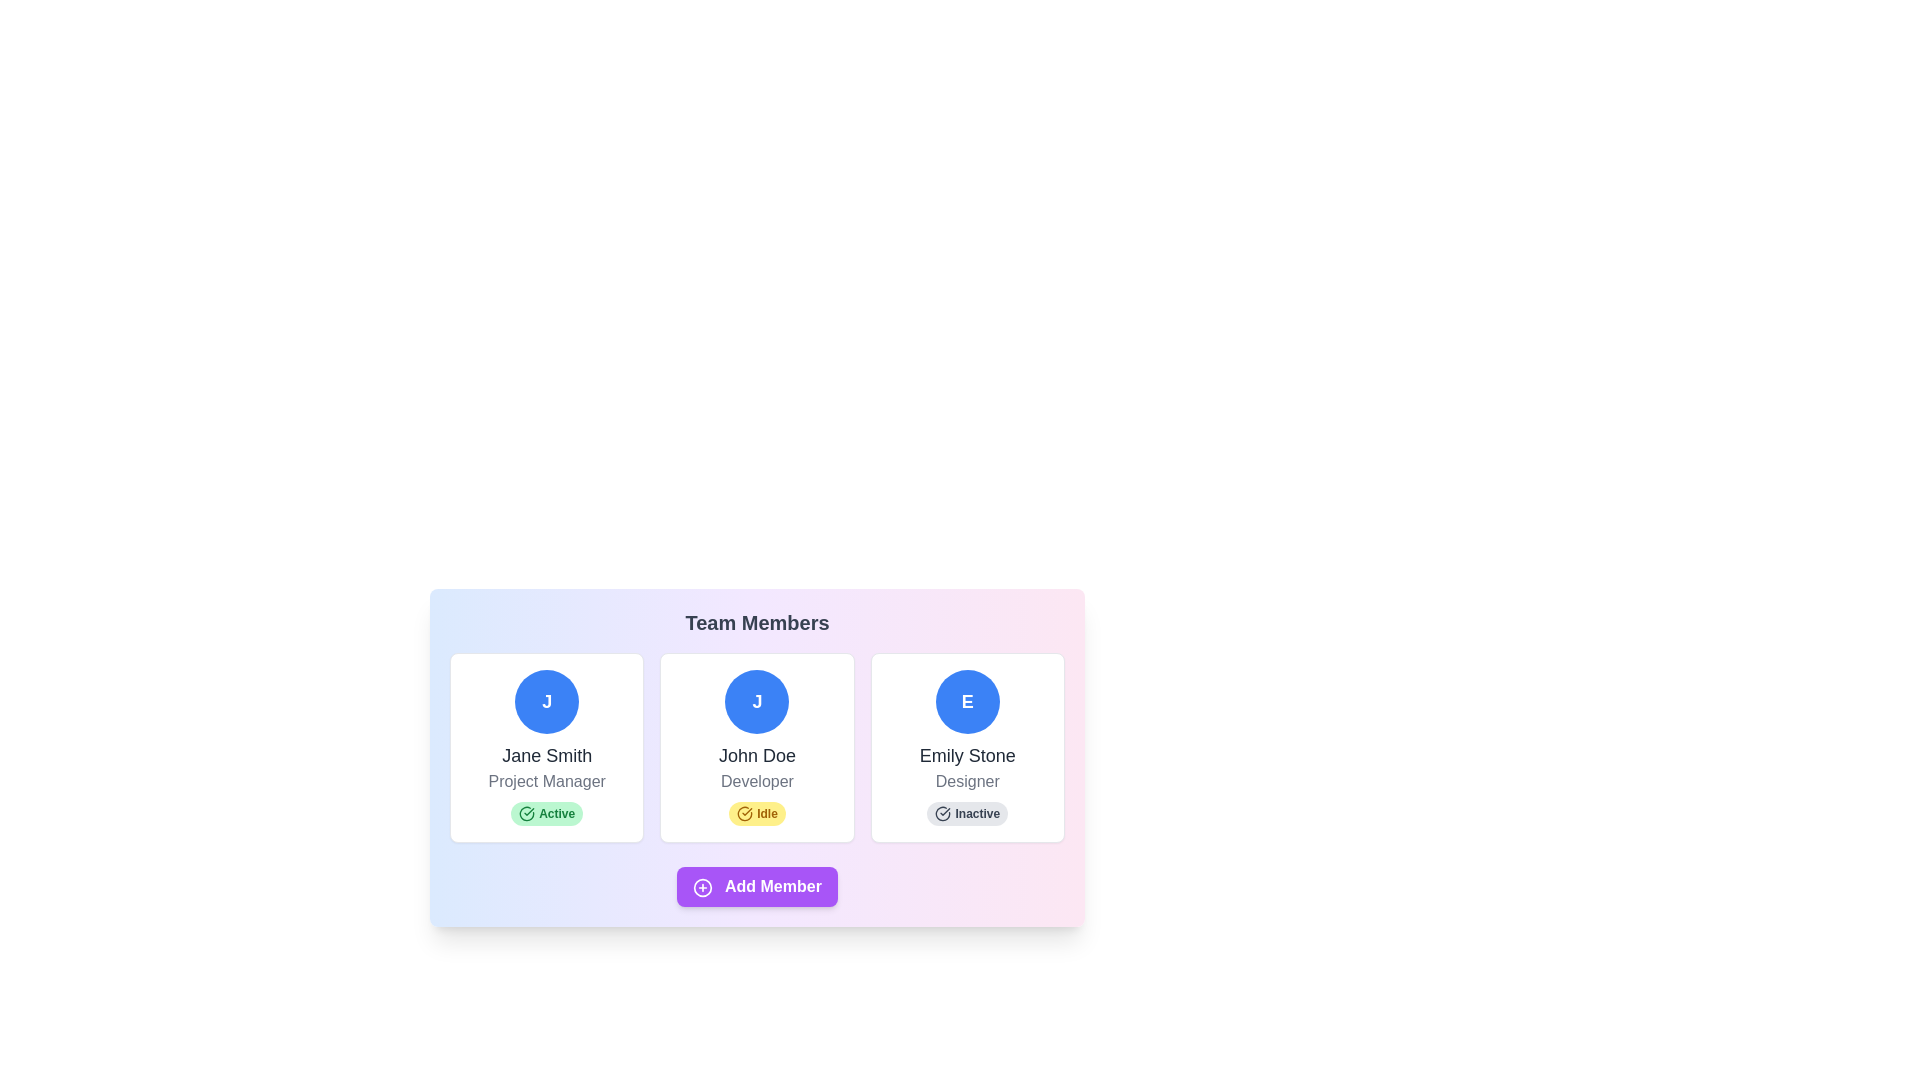 Image resolution: width=1920 pixels, height=1080 pixels. What do you see at coordinates (547, 813) in the screenshot?
I see `the status indicator for 'Jane Smith', which displays 'Active' below the text 'Project Manager'` at bounding box center [547, 813].